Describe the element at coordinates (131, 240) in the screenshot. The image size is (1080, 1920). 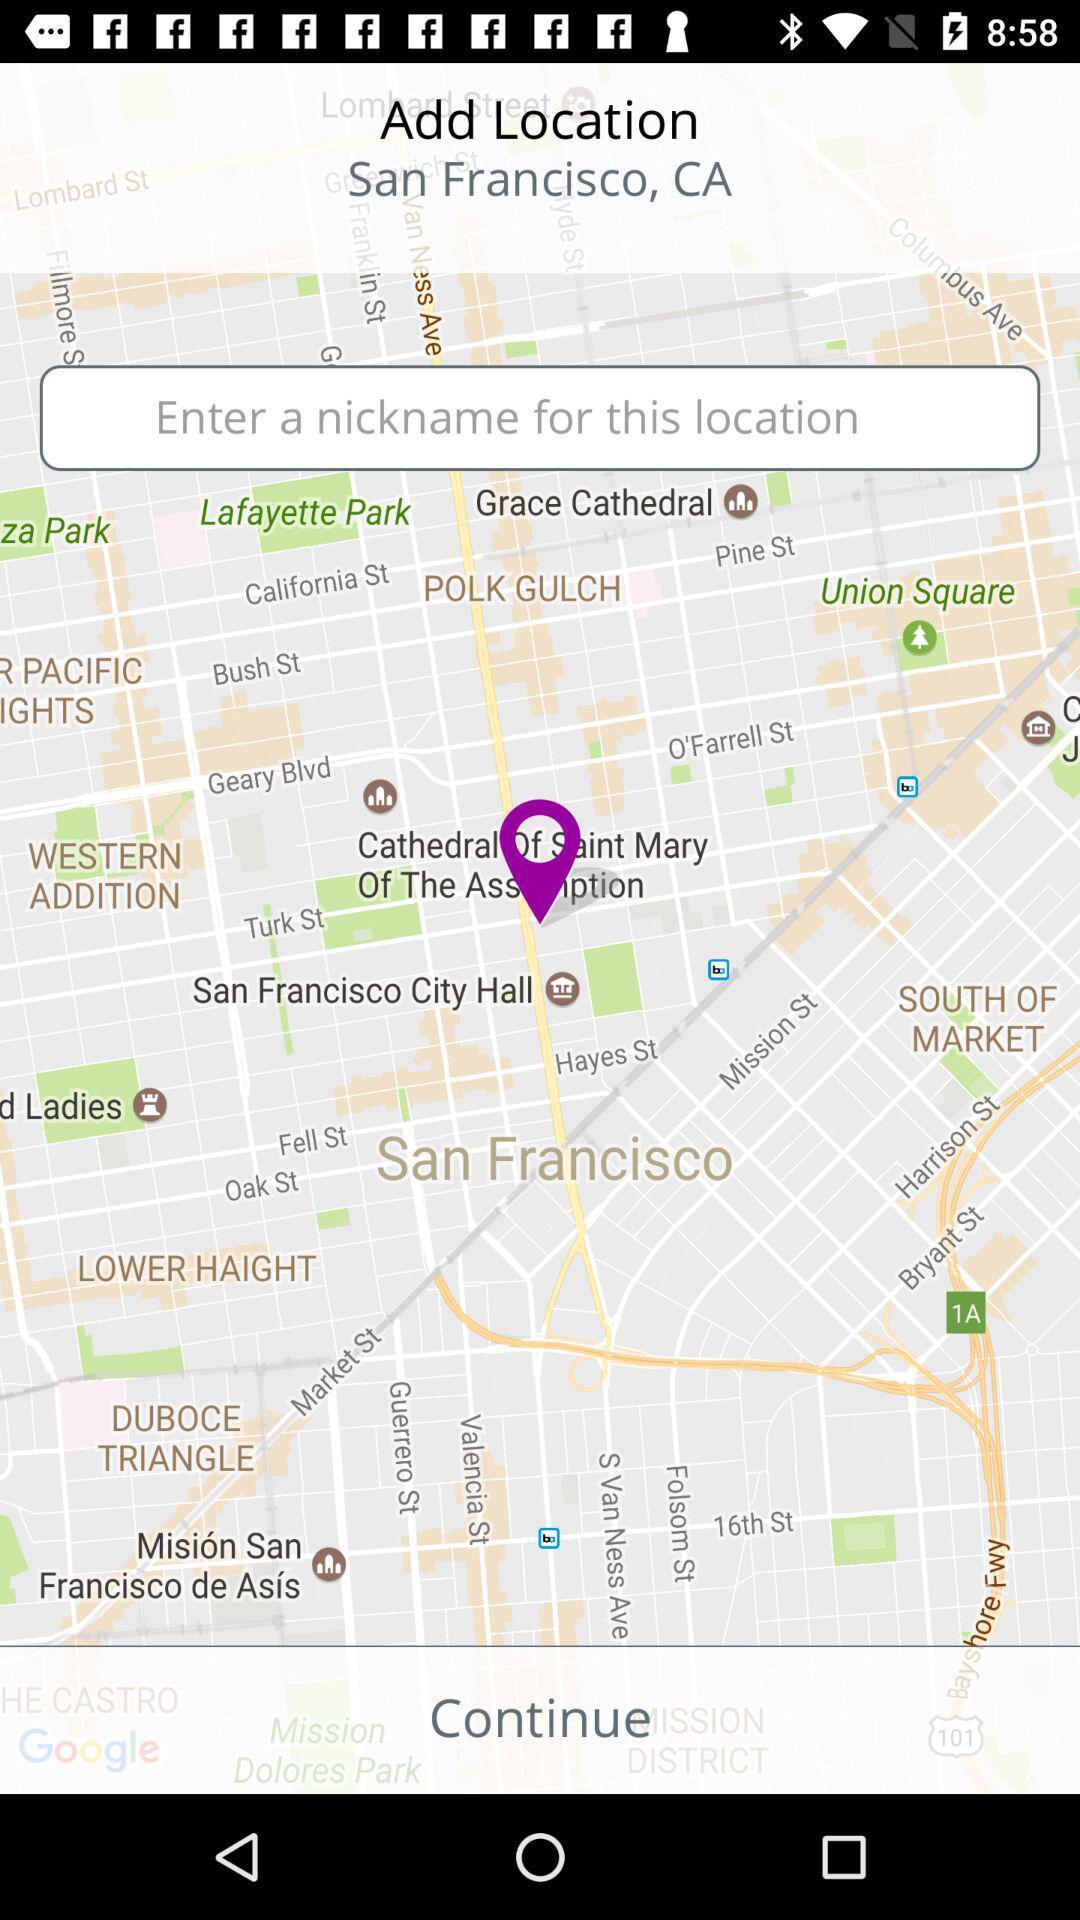
I see `the star icon` at that location.